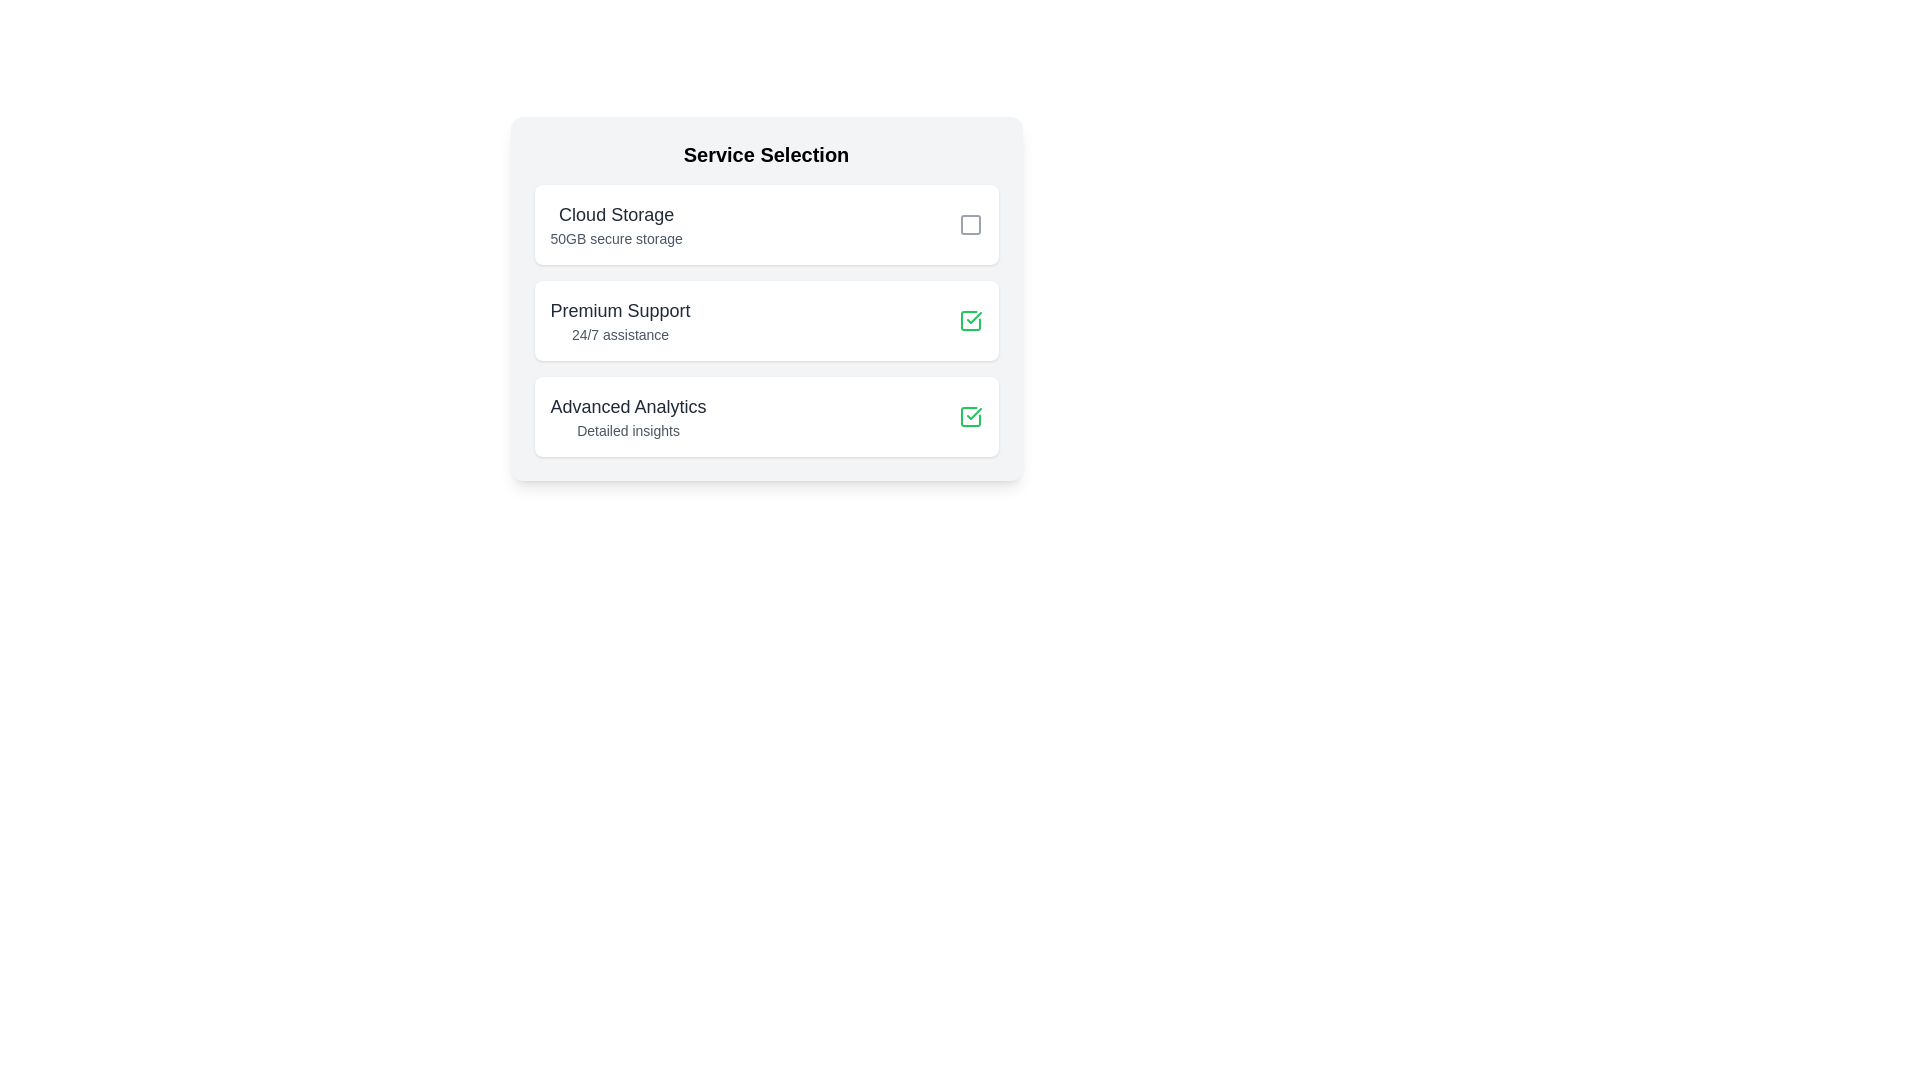  Describe the element at coordinates (970, 224) in the screenshot. I see `the square icon button styled for selection located at the far right of the topmost list item labeled 'Cloud Storage'` at that location.